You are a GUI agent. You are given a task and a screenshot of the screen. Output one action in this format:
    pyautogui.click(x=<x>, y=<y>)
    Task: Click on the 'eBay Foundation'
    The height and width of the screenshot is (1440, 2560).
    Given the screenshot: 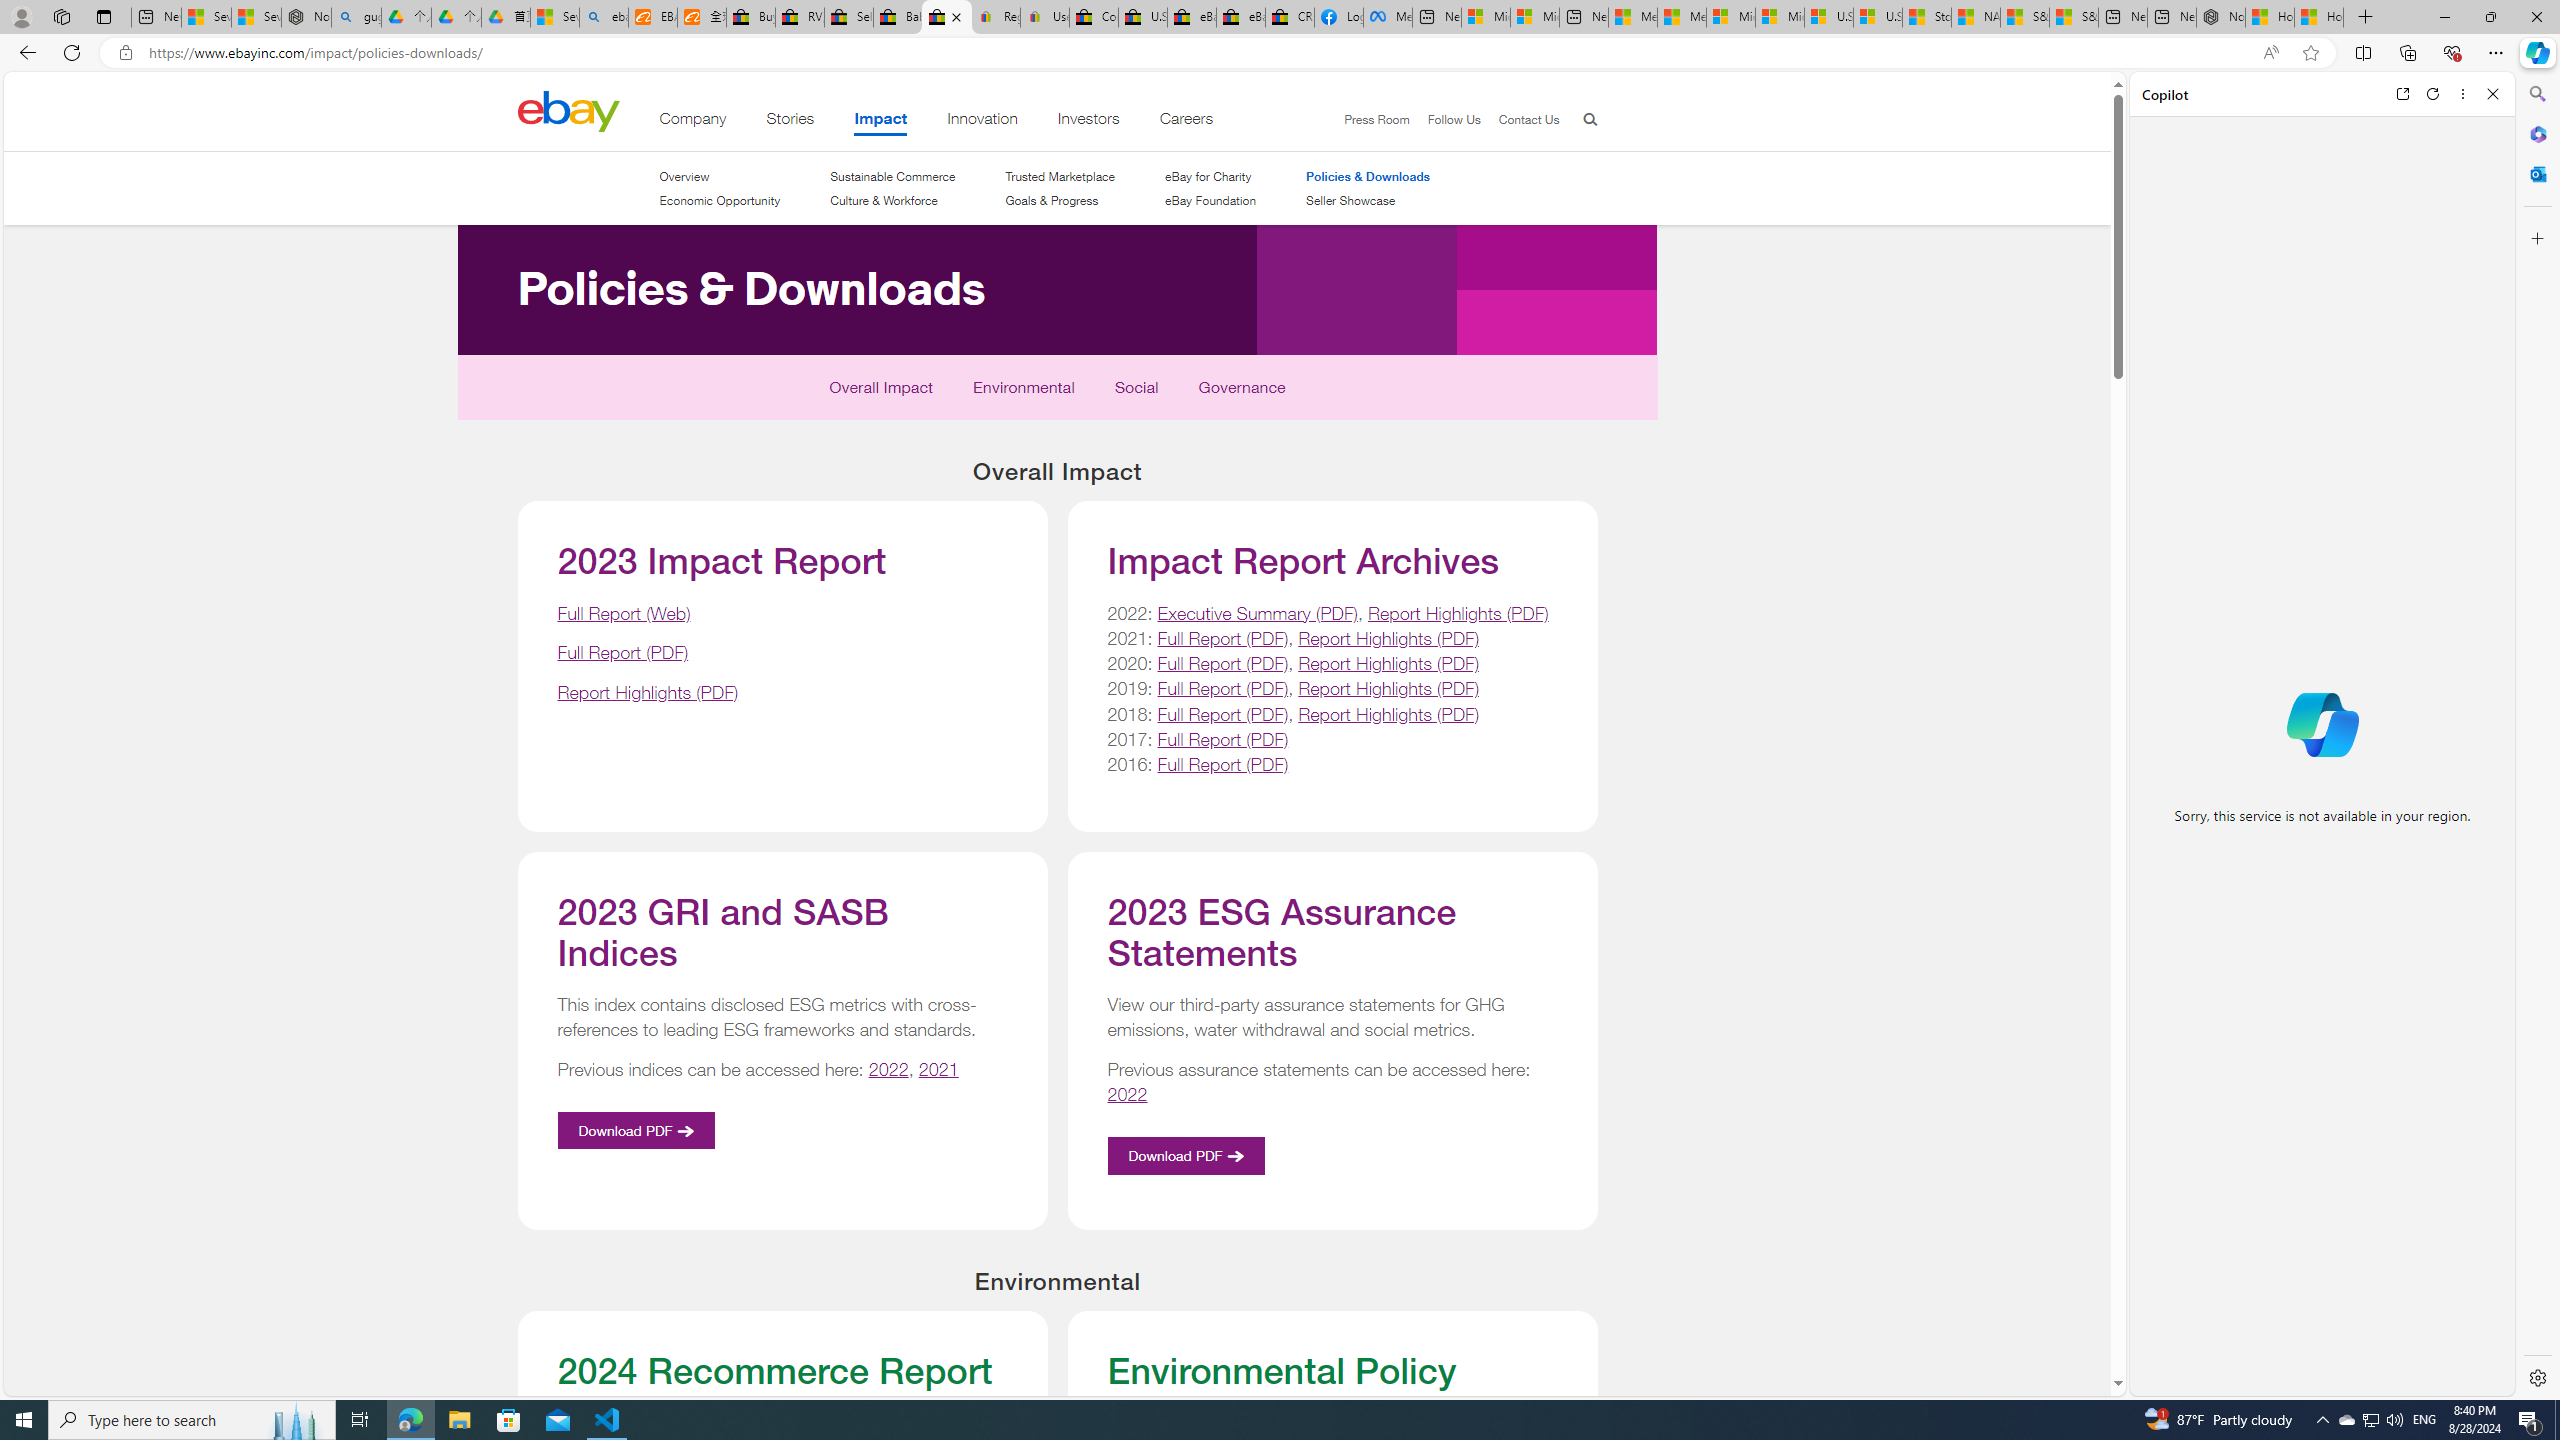 What is the action you would take?
    pyautogui.click(x=1210, y=199)
    